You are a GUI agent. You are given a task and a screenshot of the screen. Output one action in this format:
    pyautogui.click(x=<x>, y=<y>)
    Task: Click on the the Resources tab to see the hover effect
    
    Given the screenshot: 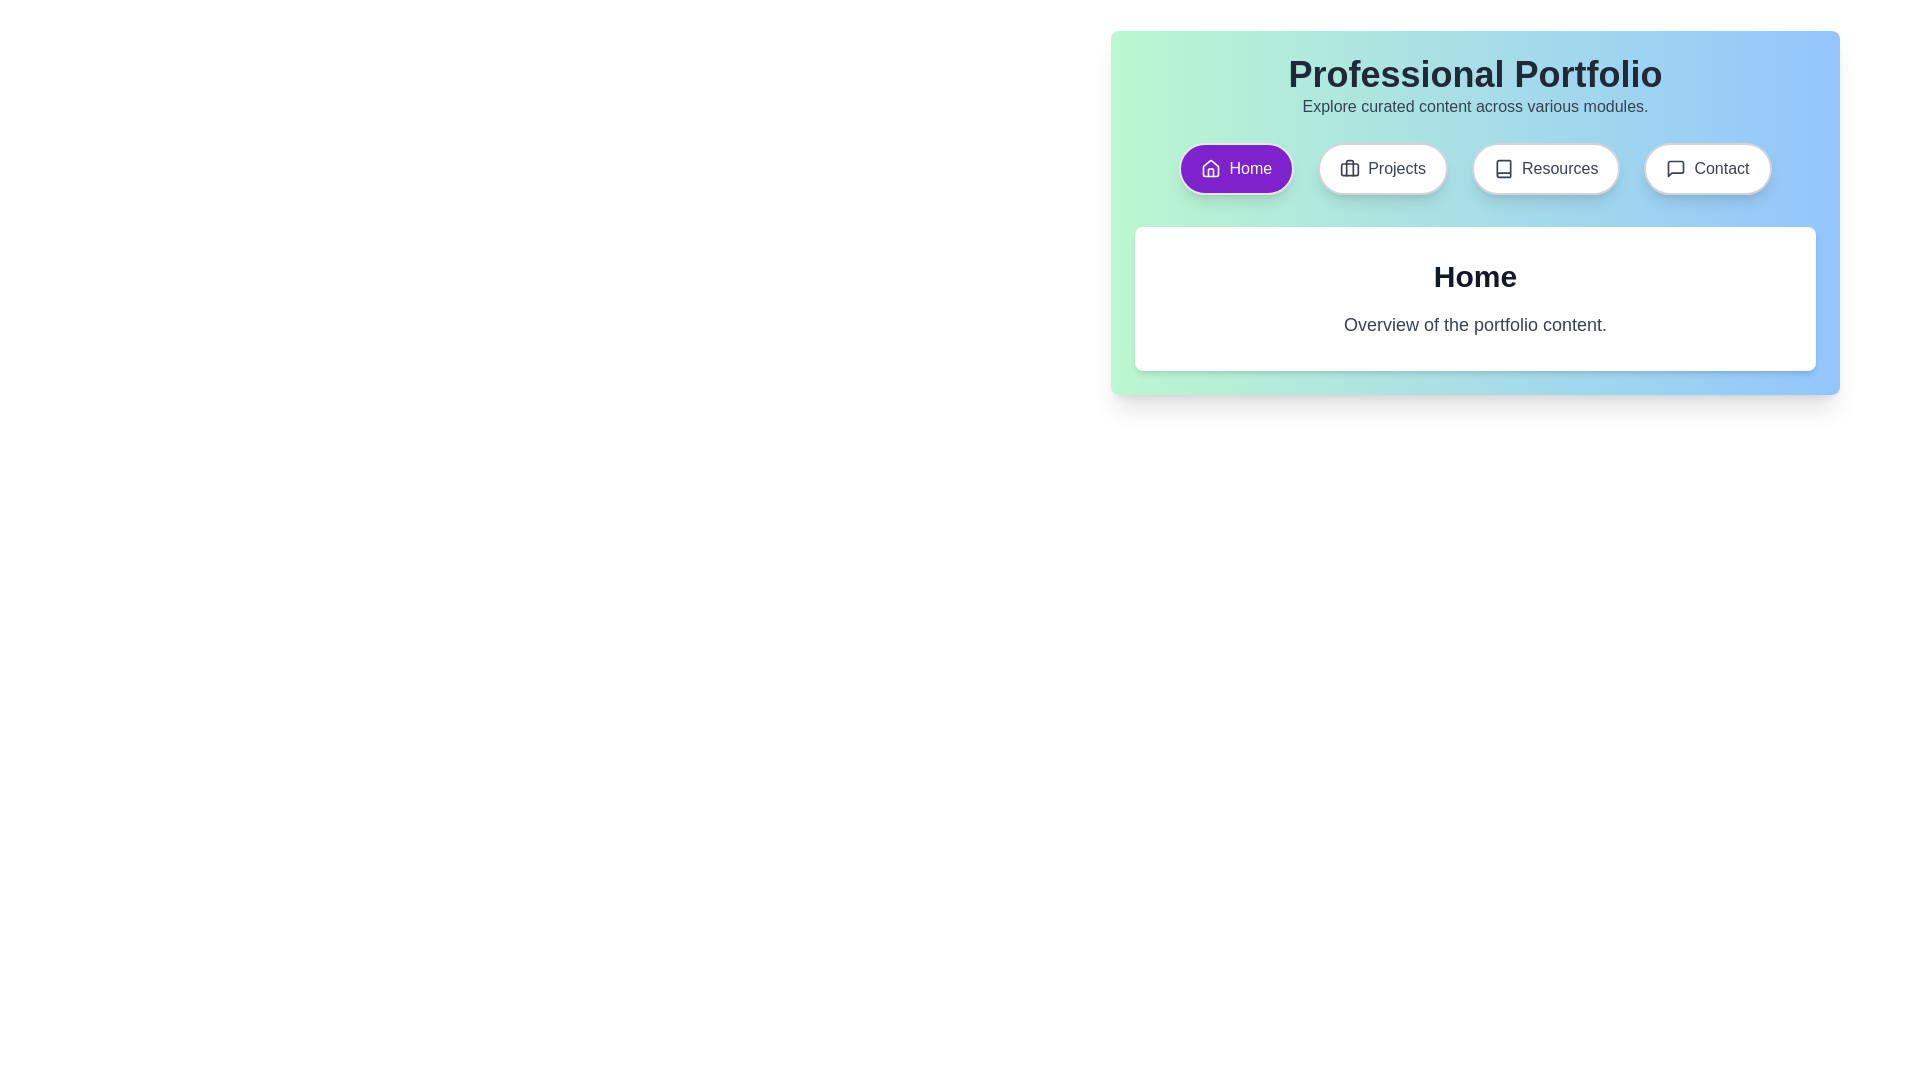 What is the action you would take?
    pyautogui.click(x=1545, y=168)
    